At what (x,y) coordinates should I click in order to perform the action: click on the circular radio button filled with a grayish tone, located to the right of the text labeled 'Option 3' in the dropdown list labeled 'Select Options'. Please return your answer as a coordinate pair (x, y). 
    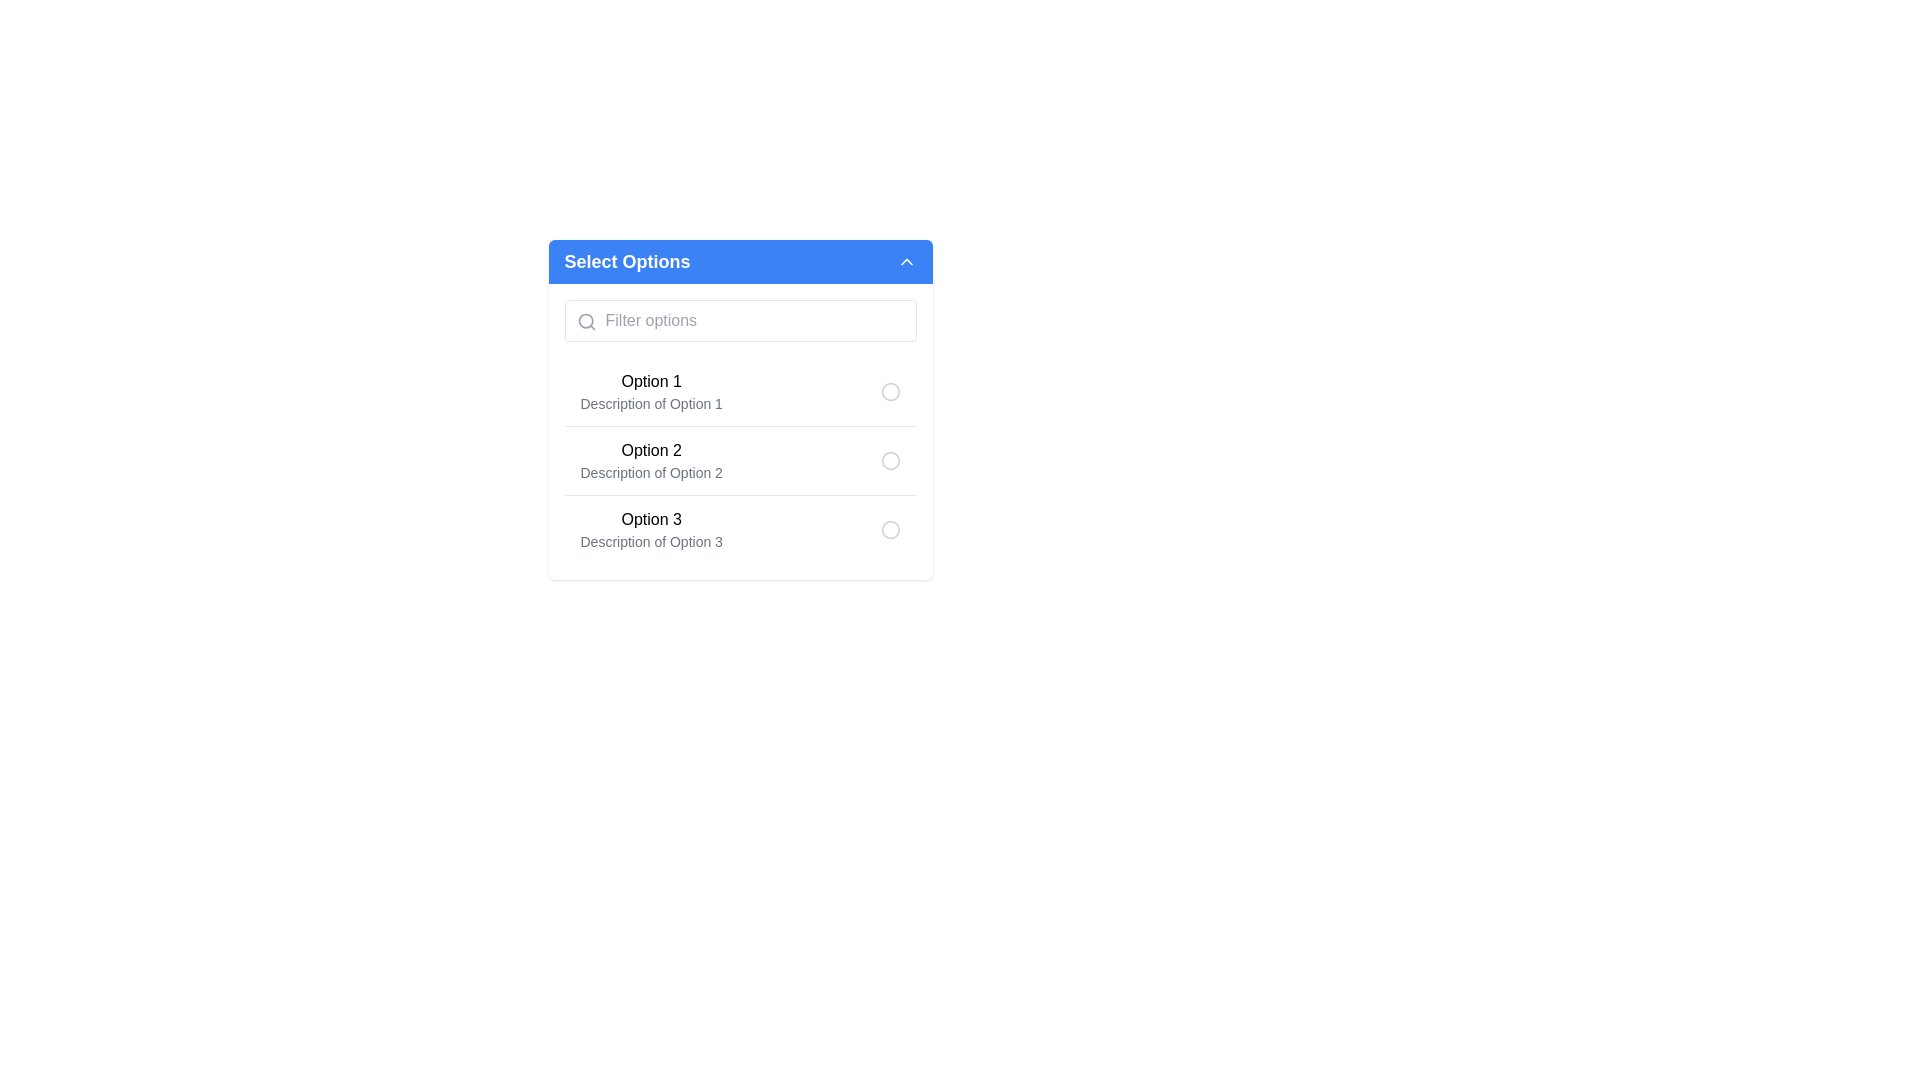
    Looking at the image, I should click on (889, 528).